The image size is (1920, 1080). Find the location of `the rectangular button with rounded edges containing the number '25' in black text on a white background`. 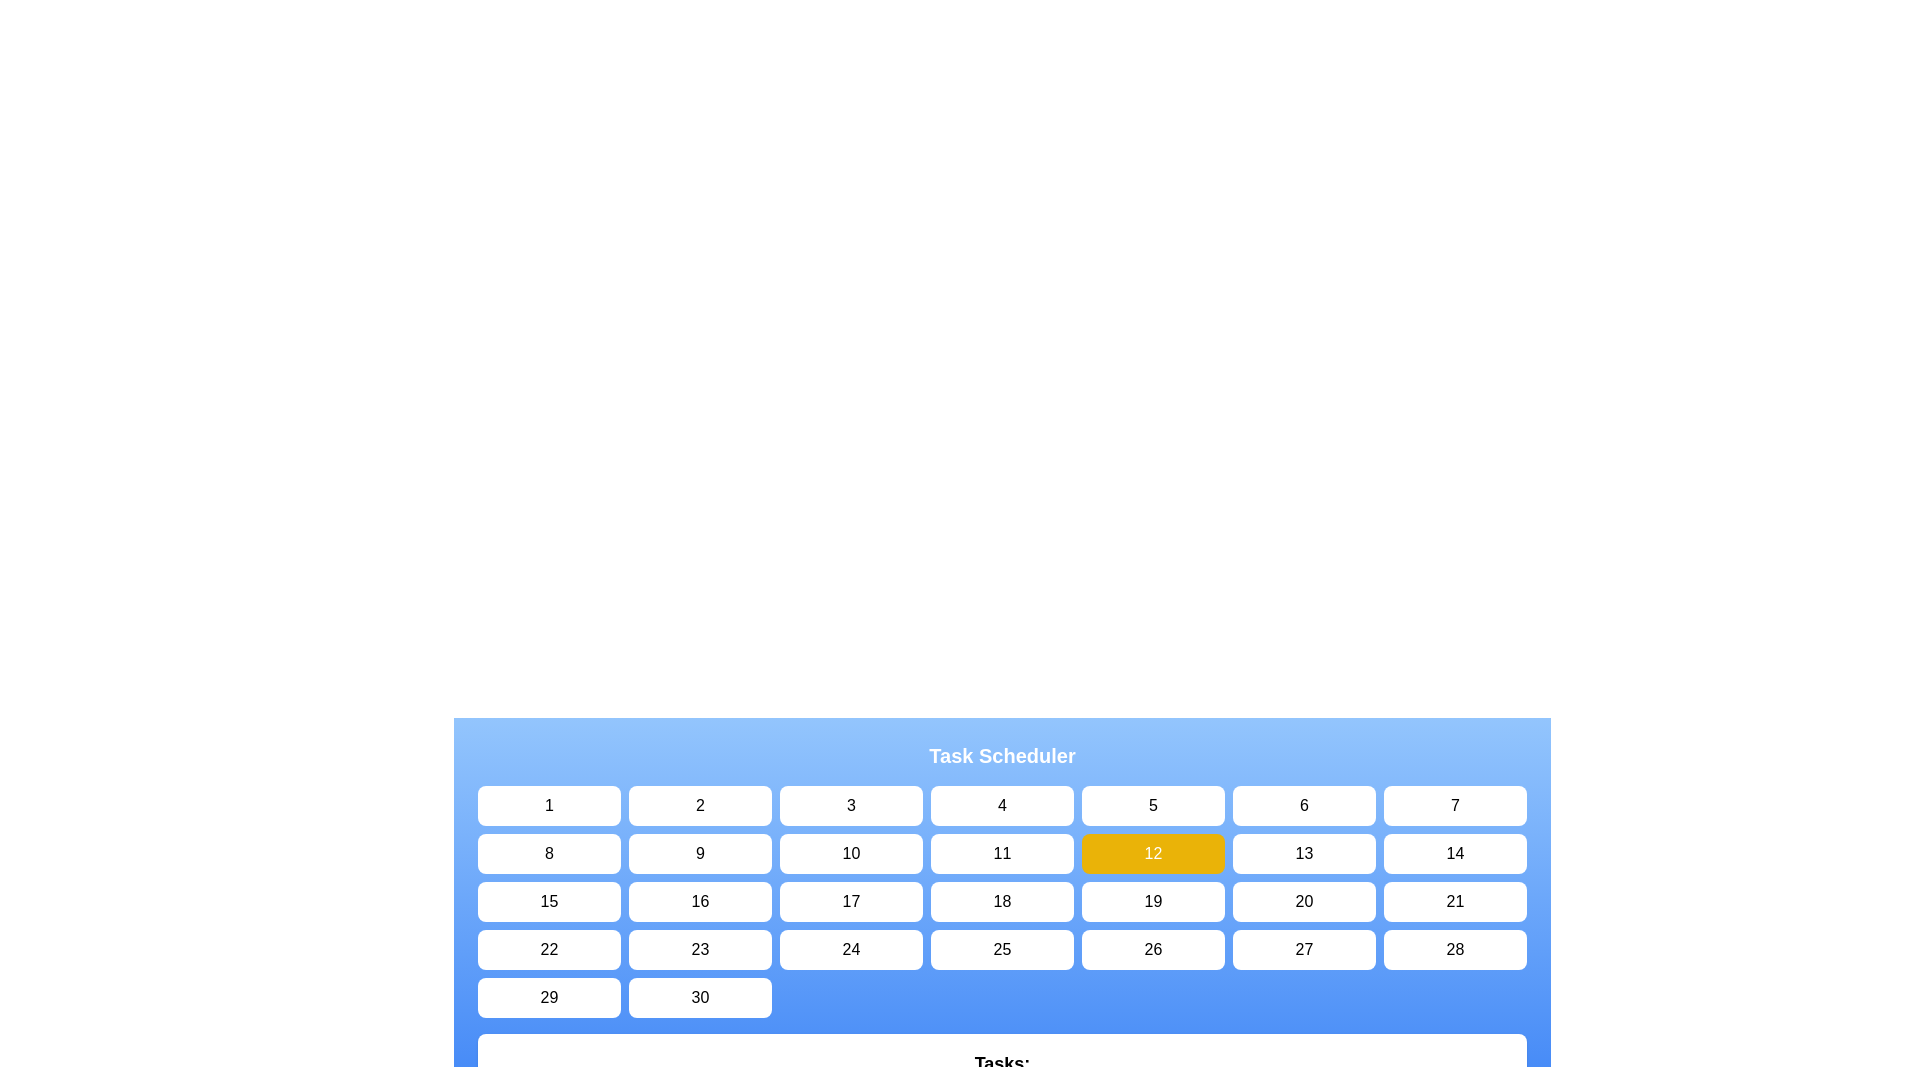

the rectangular button with rounded edges containing the number '25' in black text on a white background is located at coordinates (1002, 948).